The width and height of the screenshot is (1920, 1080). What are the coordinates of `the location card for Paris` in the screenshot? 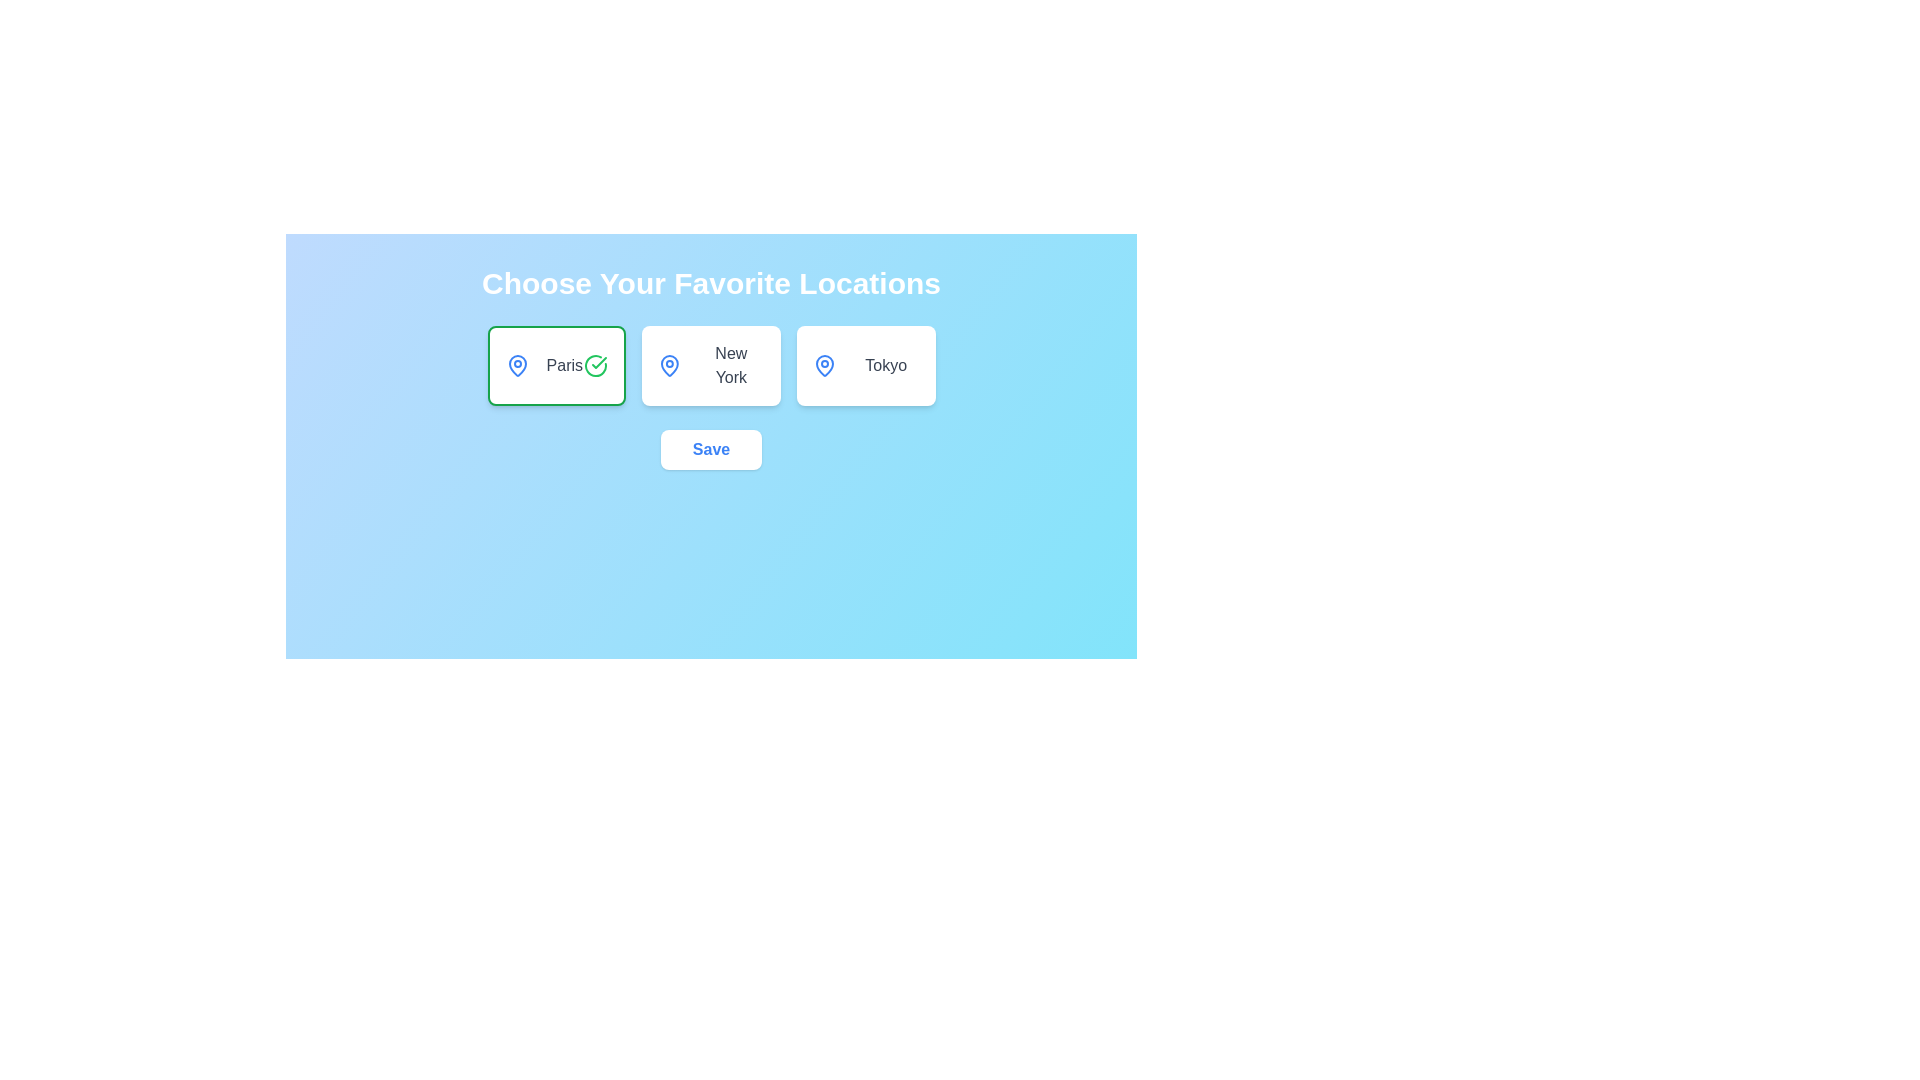 It's located at (556, 366).